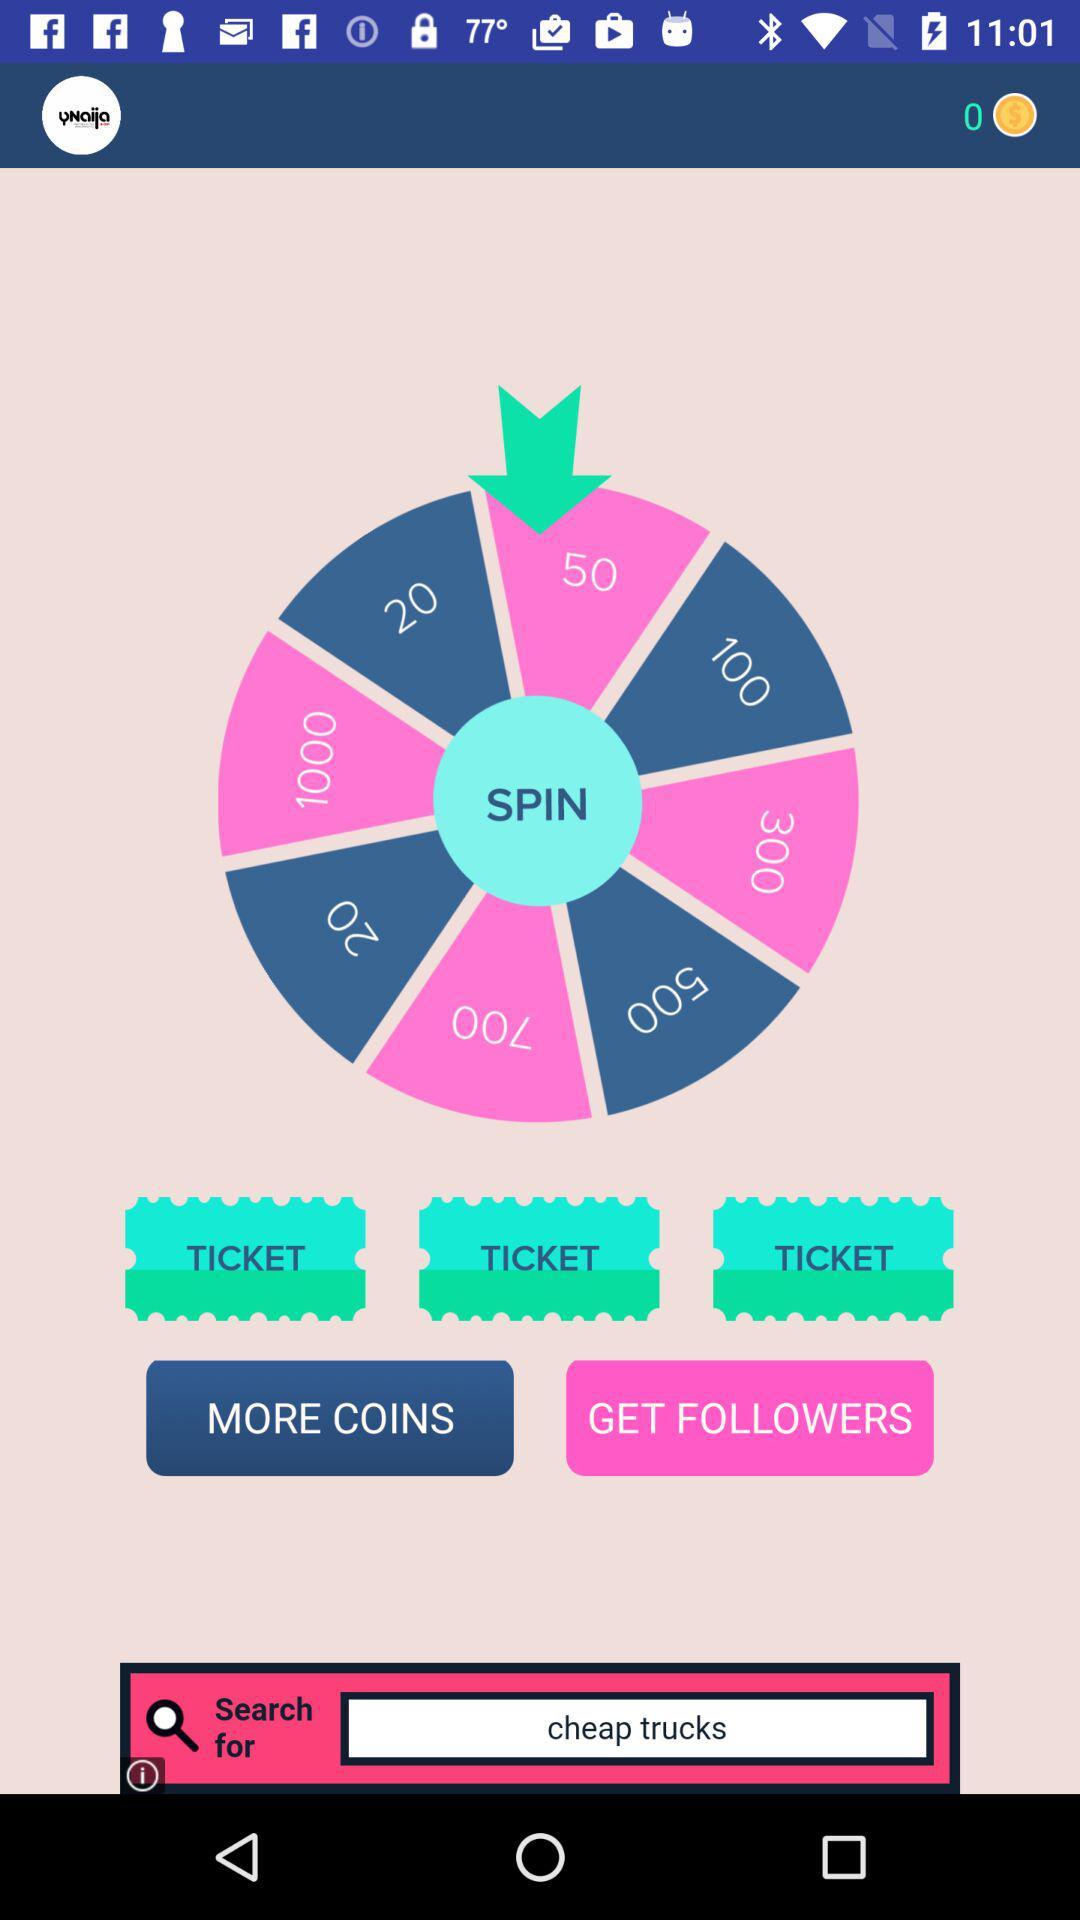 Image resolution: width=1080 pixels, height=1920 pixels. Describe the element at coordinates (538, 803) in the screenshot. I see `spin the wheel` at that location.